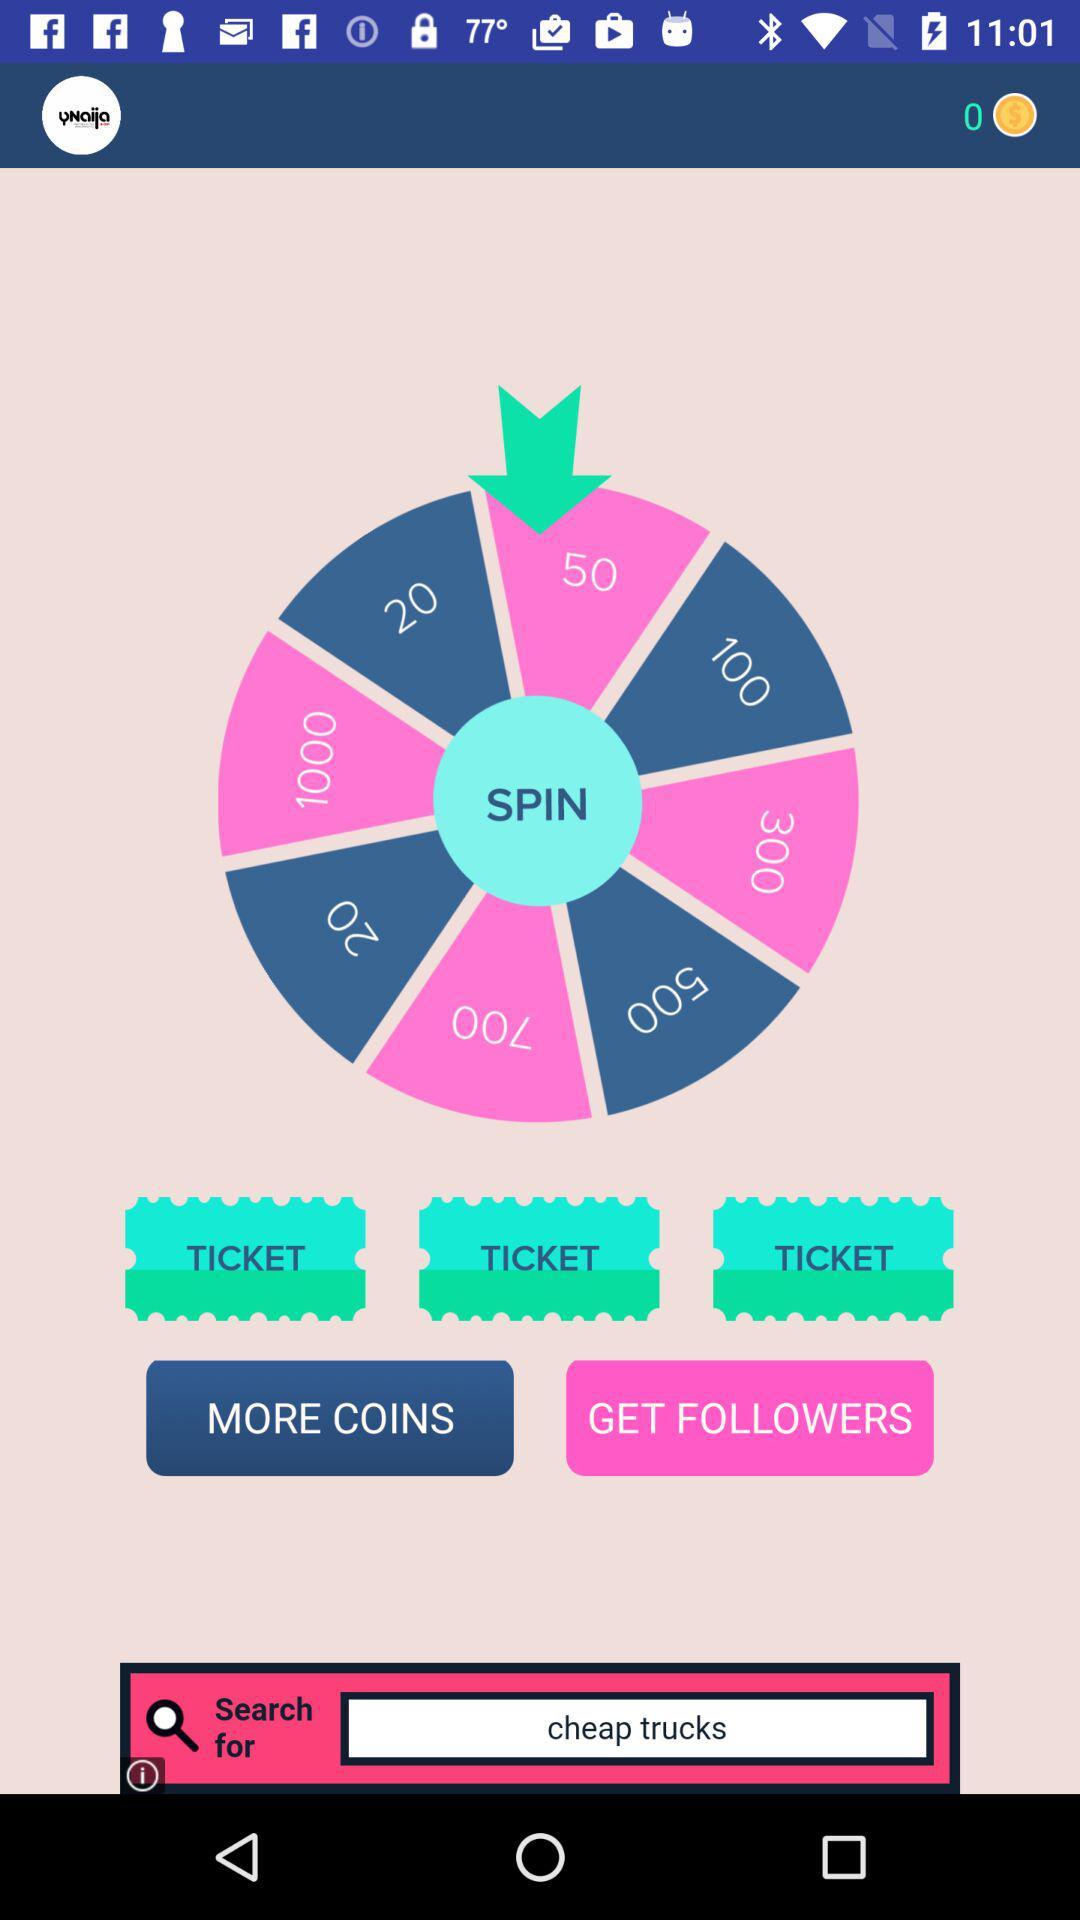 Image resolution: width=1080 pixels, height=1920 pixels. Describe the element at coordinates (538, 803) in the screenshot. I see `spin the wheel` at that location.